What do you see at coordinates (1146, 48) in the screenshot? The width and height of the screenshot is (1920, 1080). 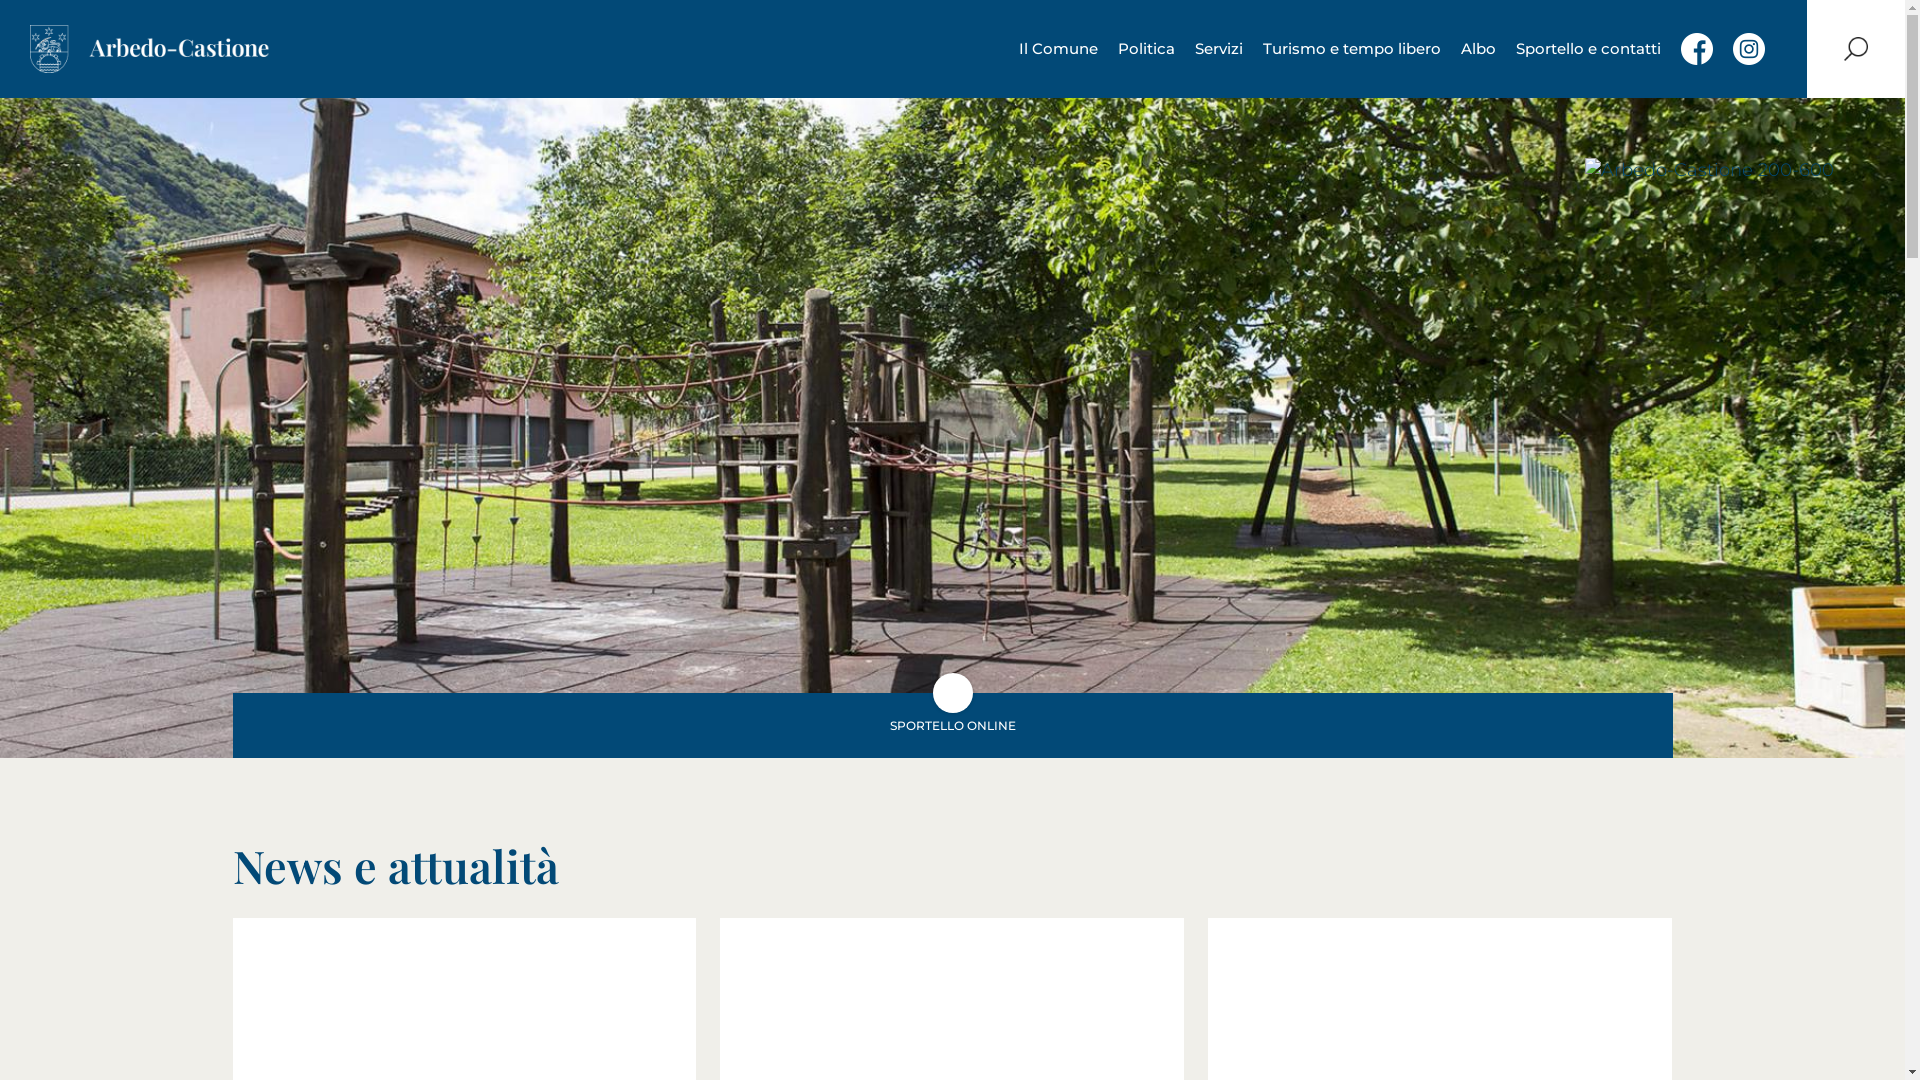 I see `'Politica'` at bounding box center [1146, 48].